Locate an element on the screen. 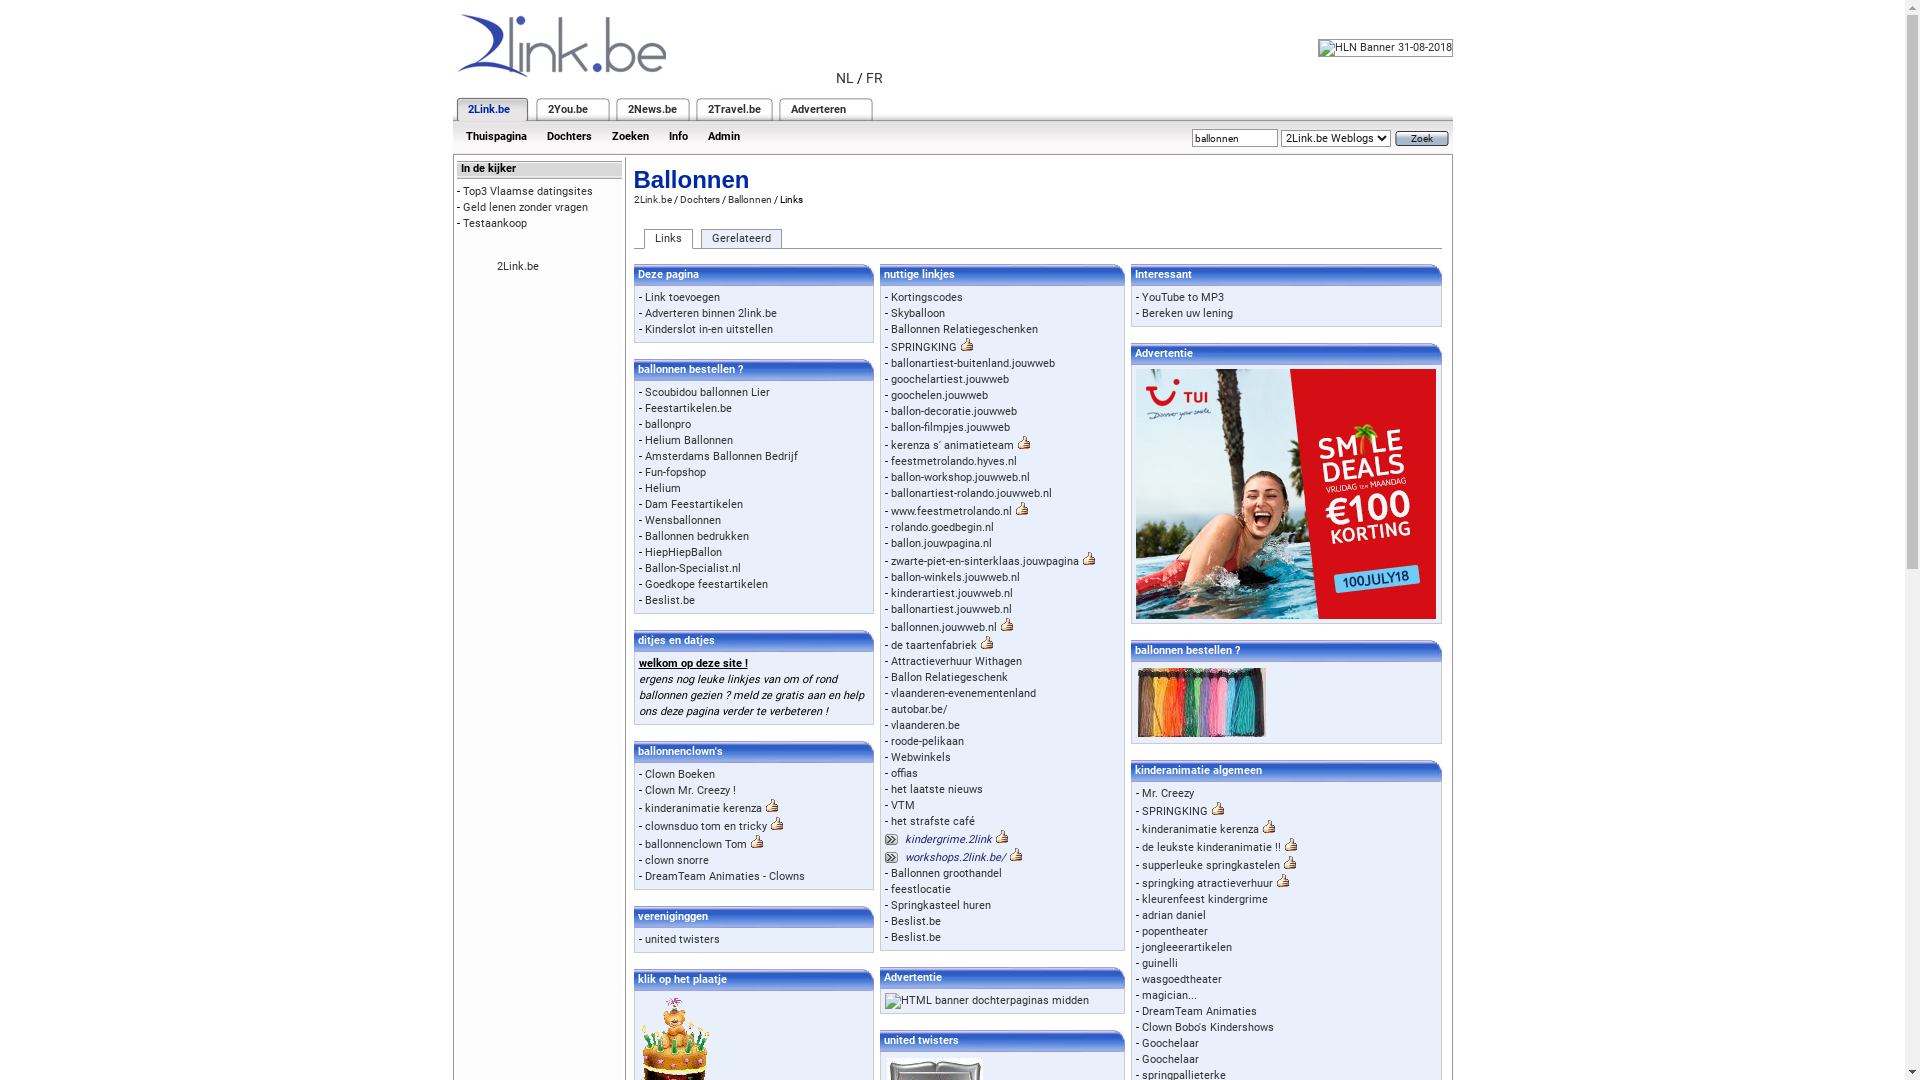 The width and height of the screenshot is (1920, 1080). 'het laatste nieuws' is located at coordinates (935, 788).